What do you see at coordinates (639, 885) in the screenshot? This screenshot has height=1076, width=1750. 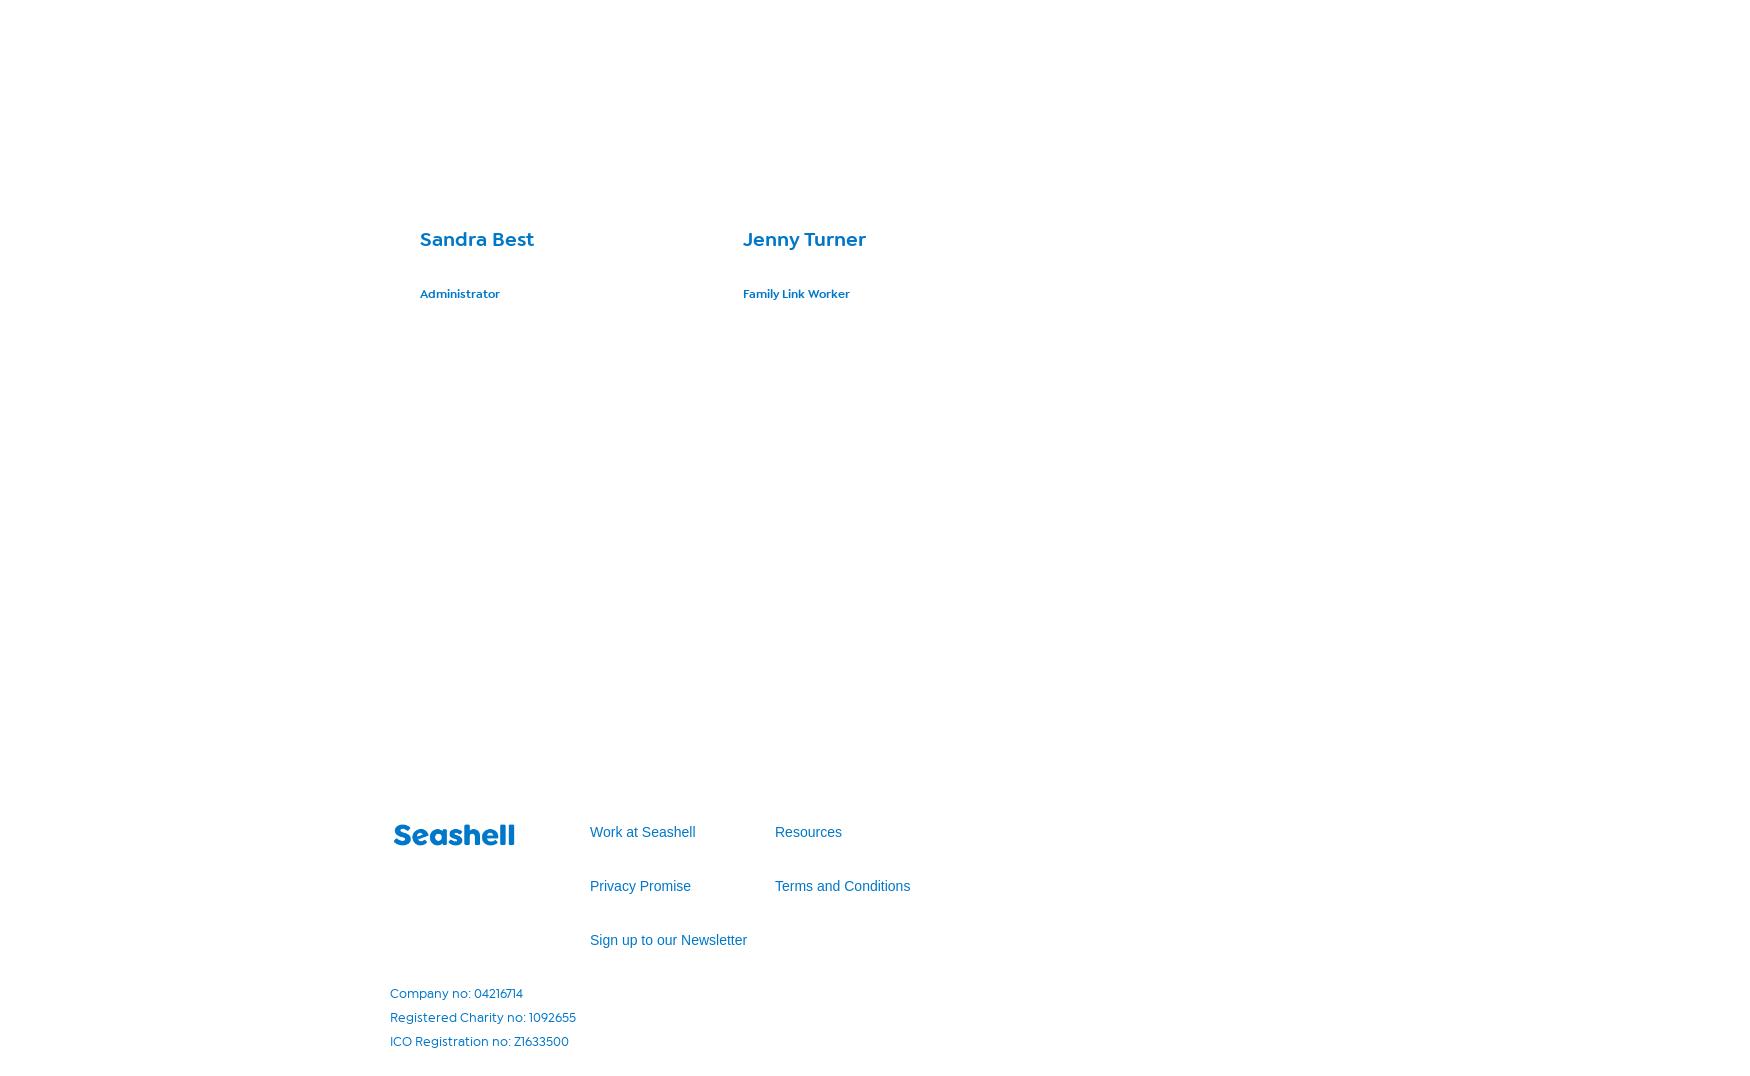 I see `'Privacy Promise'` at bounding box center [639, 885].